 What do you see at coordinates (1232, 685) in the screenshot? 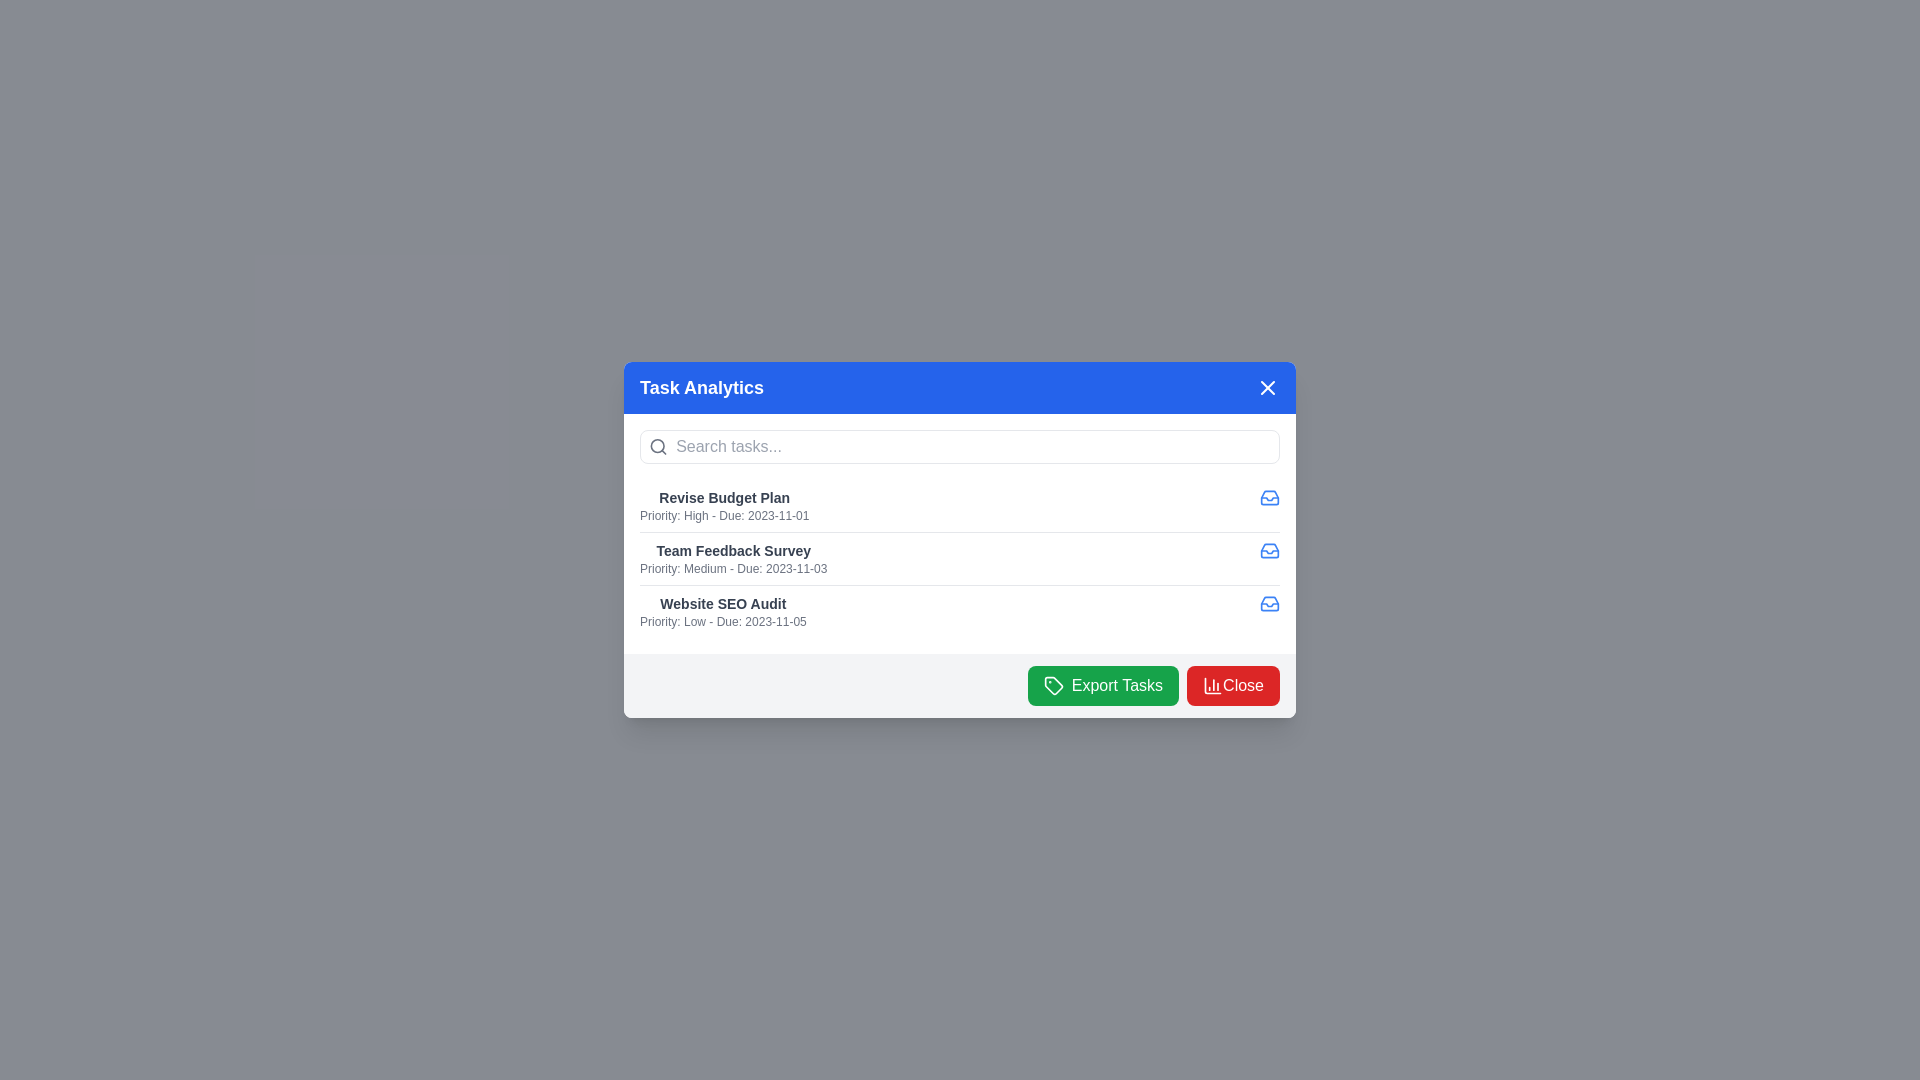
I see `the 'Close' button with a red background and white text` at bounding box center [1232, 685].